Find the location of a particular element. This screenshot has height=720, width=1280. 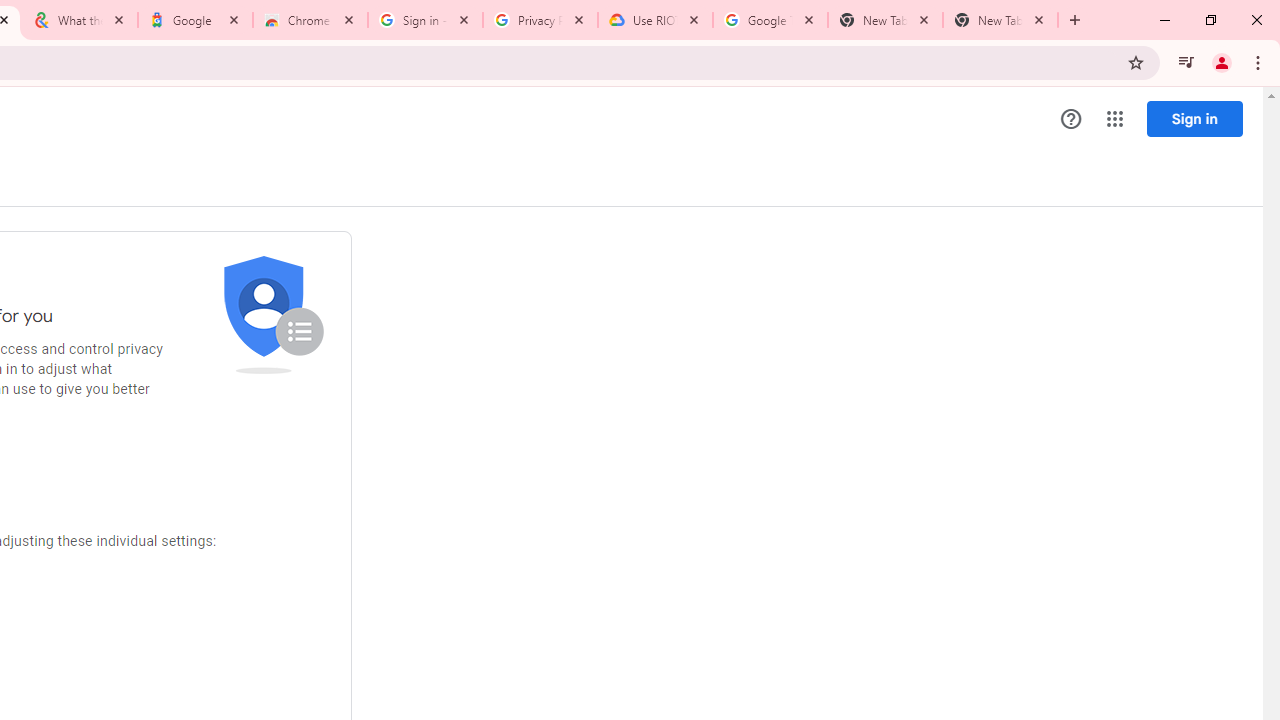

'Sign in' is located at coordinates (1194, 118).